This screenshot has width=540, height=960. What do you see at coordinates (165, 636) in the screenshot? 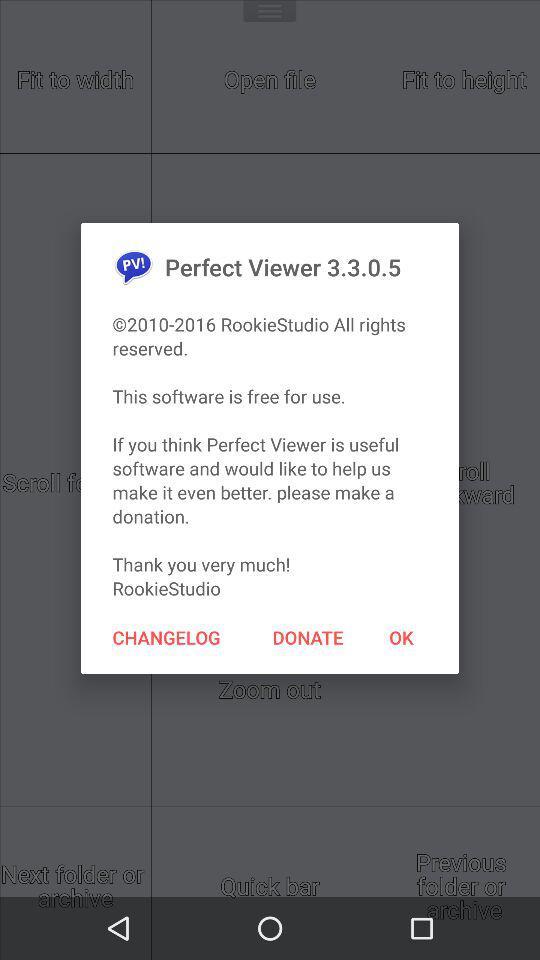
I see `the item to the left of the donate item` at bounding box center [165, 636].